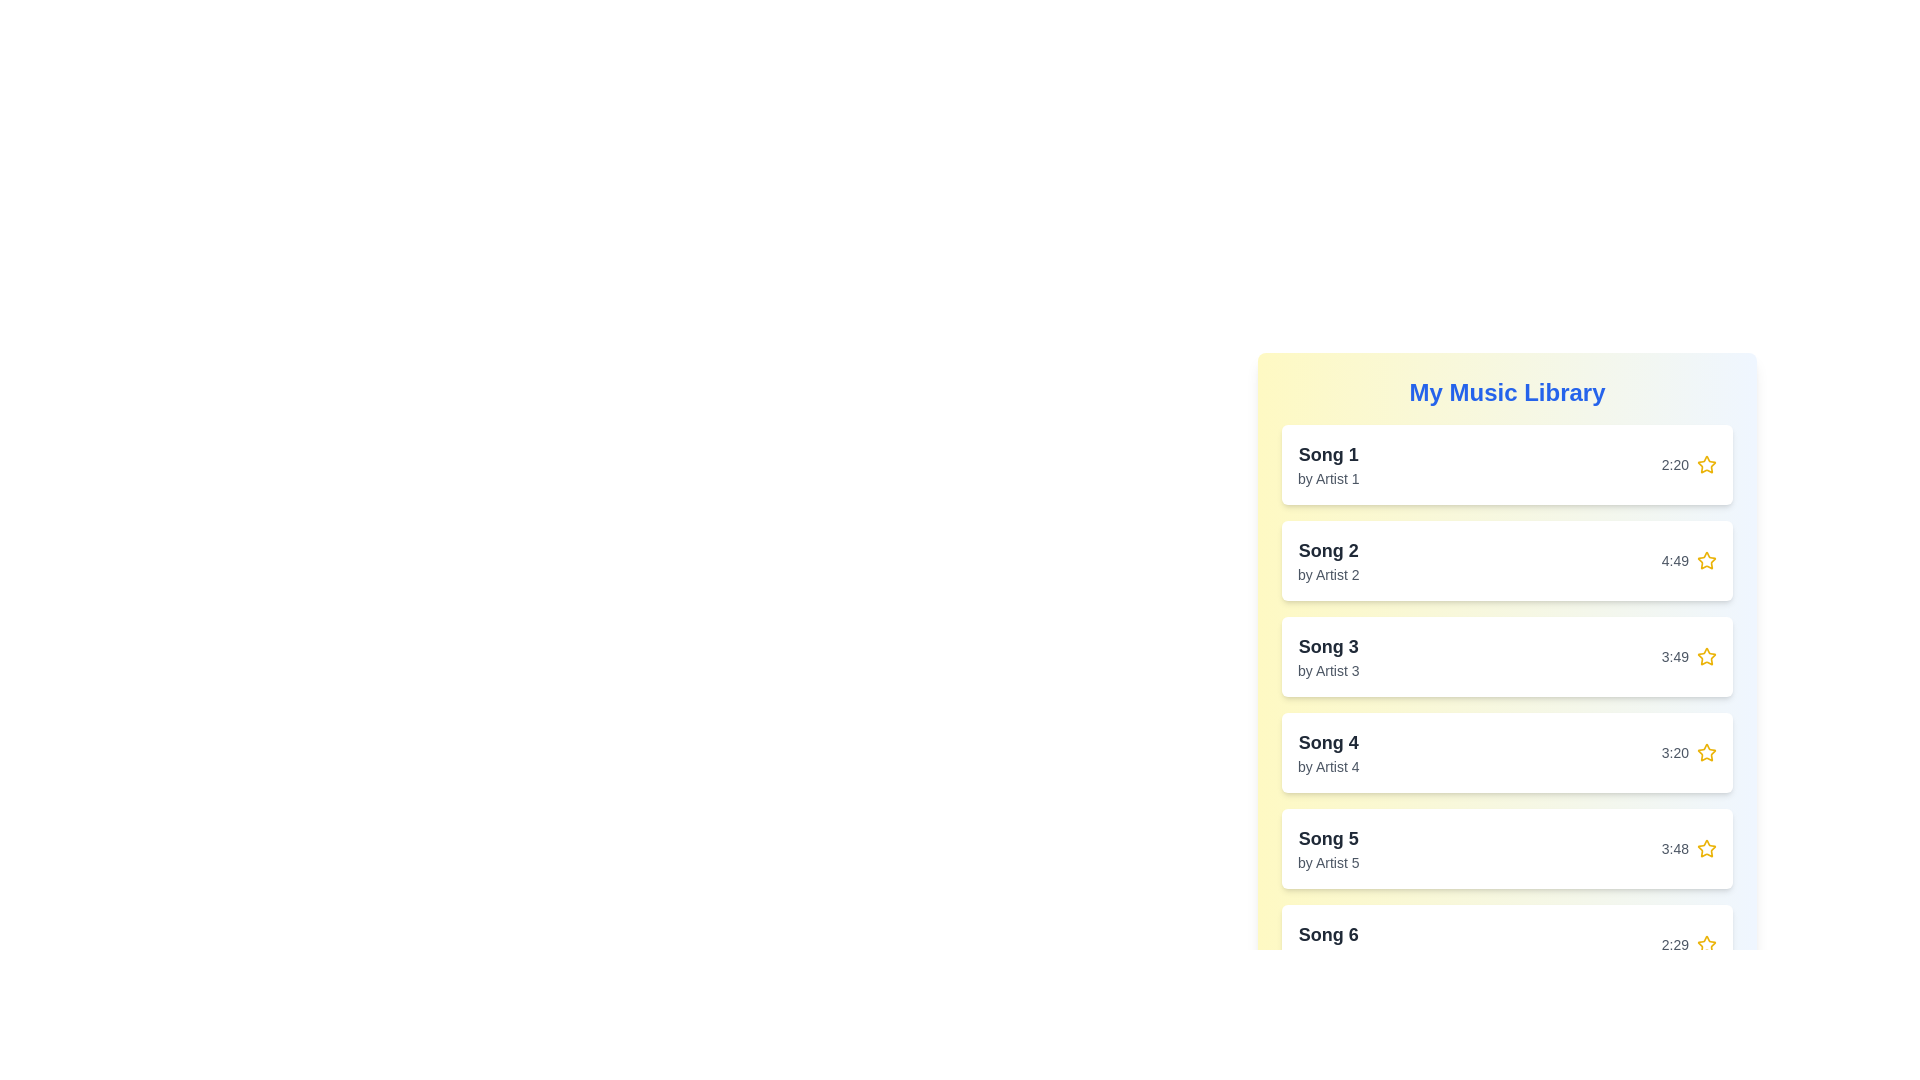 The width and height of the screenshot is (1920, 1080). Describe the element at coordinates (1328, 848) in the screenshot. I see `the text block representing 'Song 5' by 'Artist 5' in the fifth position of the song list` at that location.